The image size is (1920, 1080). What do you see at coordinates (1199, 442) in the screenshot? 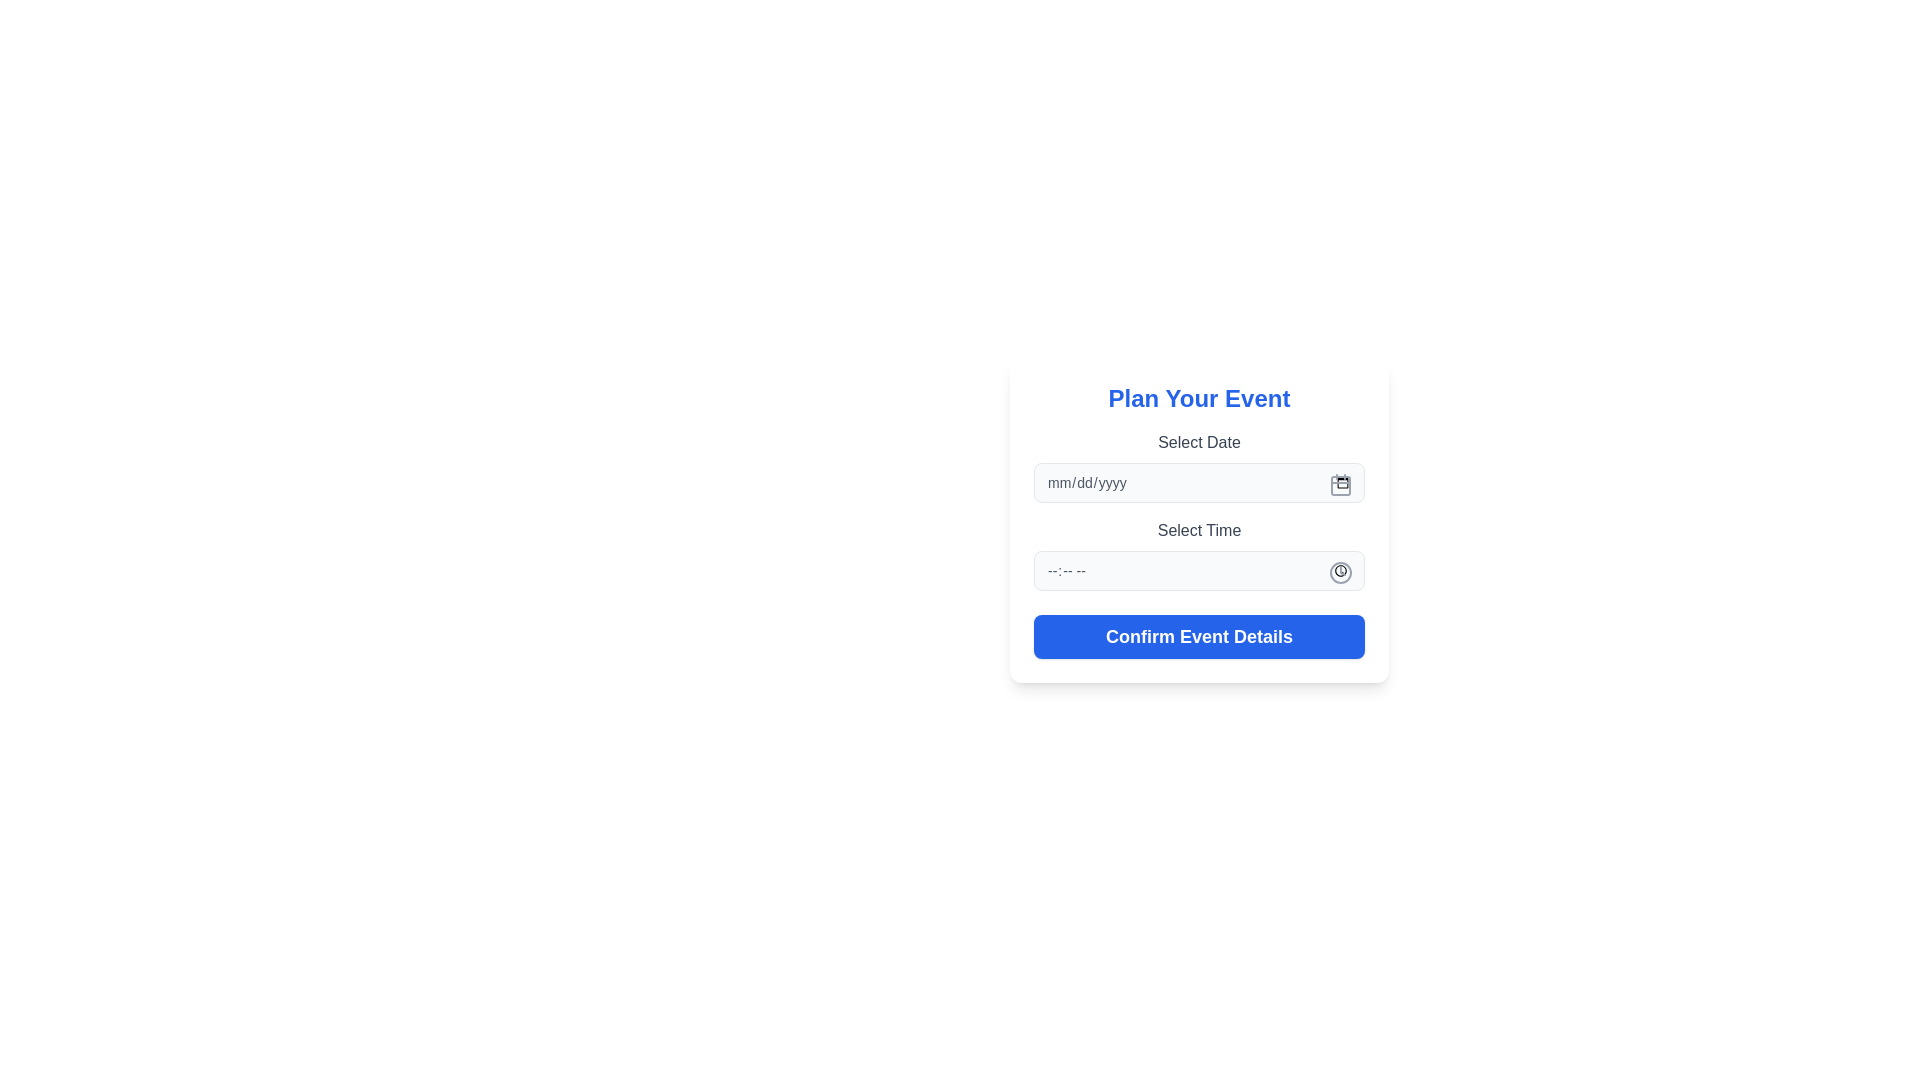
I see `the 'Select Date' text label, which is positioned above the date input field within the 'Plan Your Event' form` at bounding box center [1199, 442].